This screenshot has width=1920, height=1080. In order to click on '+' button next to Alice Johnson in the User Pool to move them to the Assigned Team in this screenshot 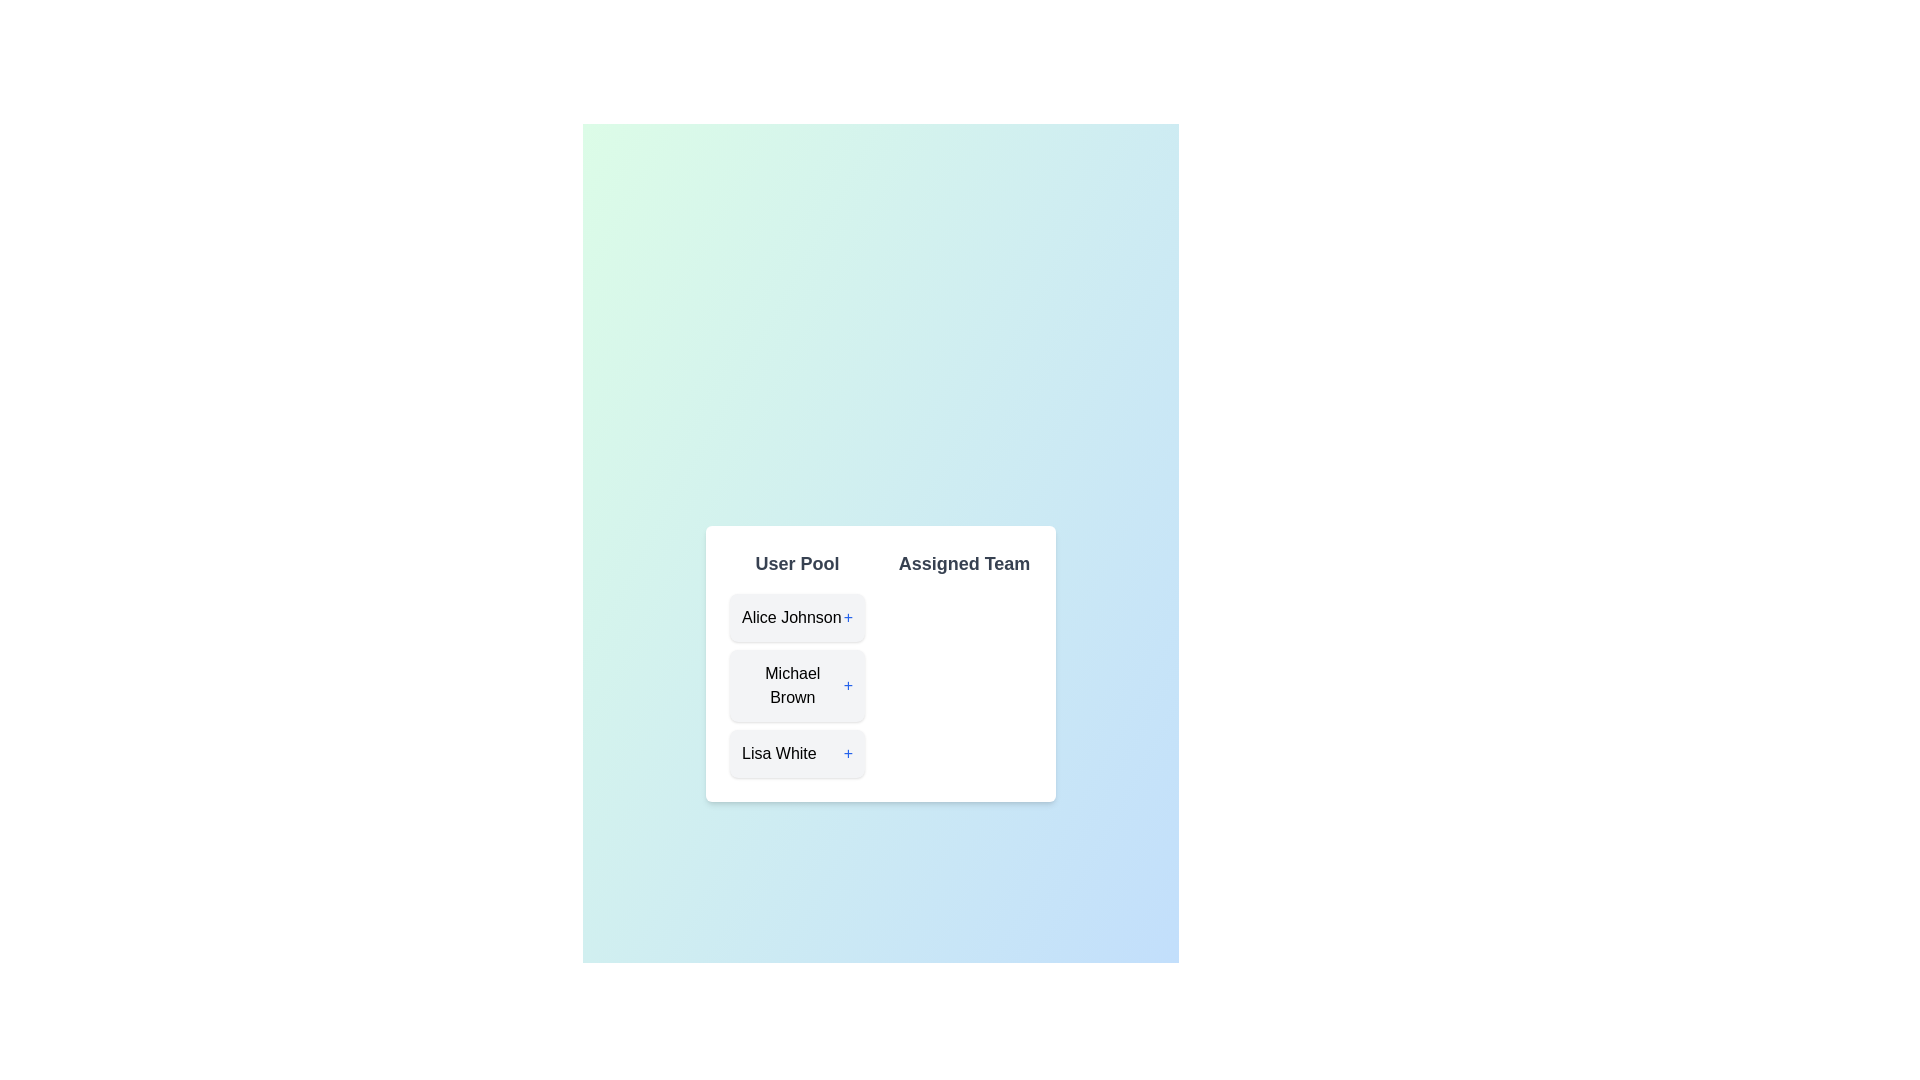, I will do `click(848, 616)`.